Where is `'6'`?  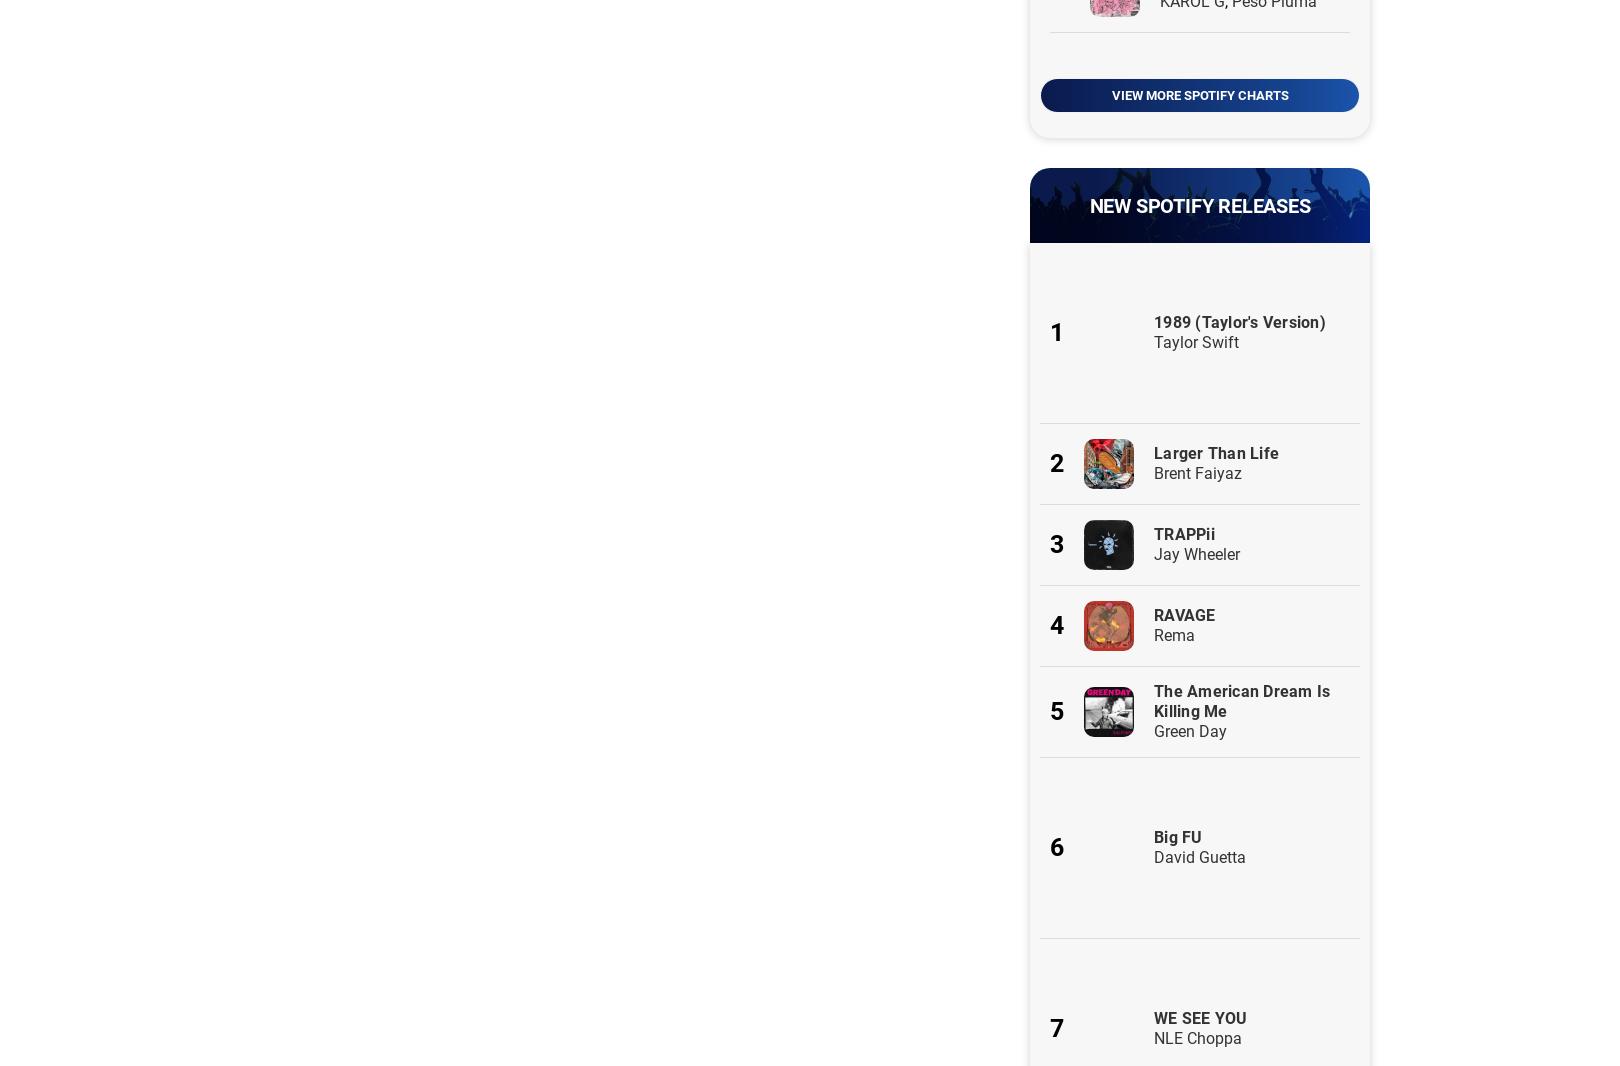 '6' is located at coordinates (1056, 847).